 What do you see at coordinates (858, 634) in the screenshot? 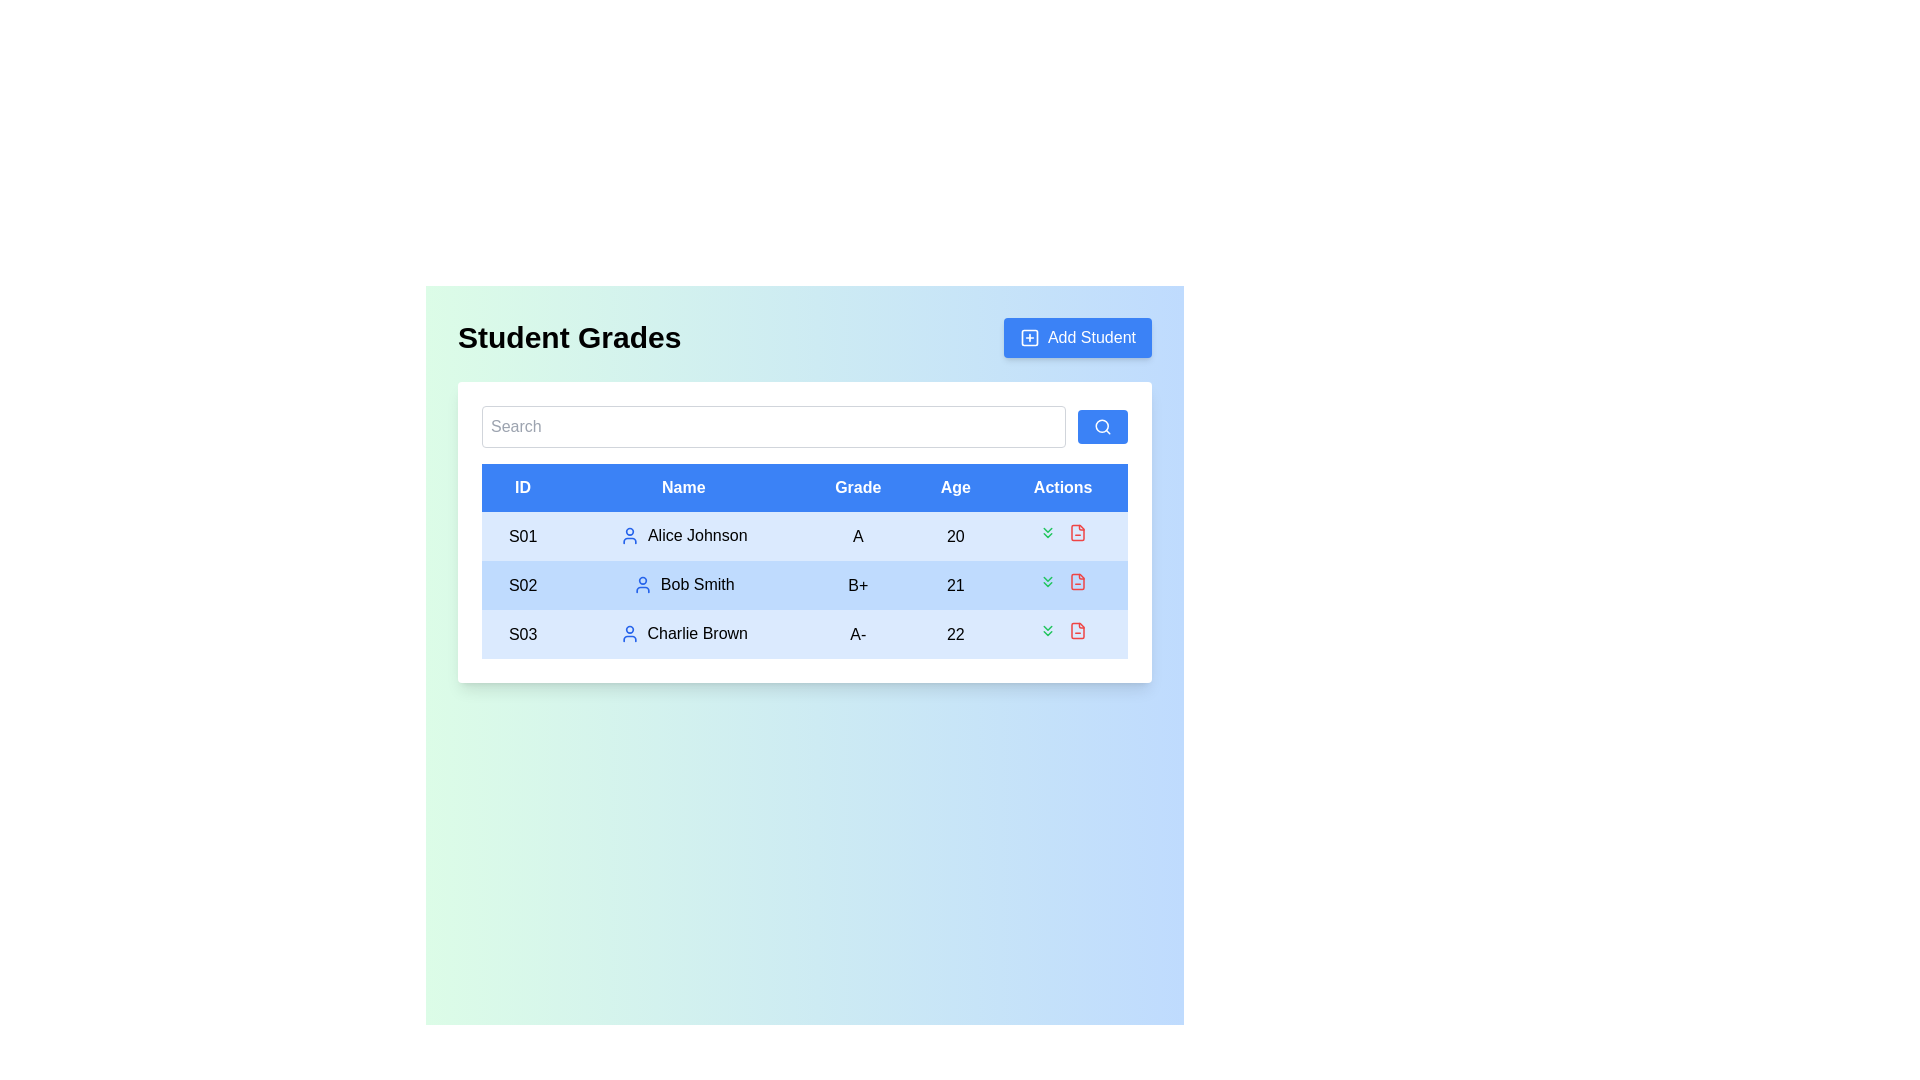
I see `the text label displaying the grade 'A-' for student Charlie Brown, located in the 'Grade' column of the third row labeled 'S03'` at bounding box center [858, 634].